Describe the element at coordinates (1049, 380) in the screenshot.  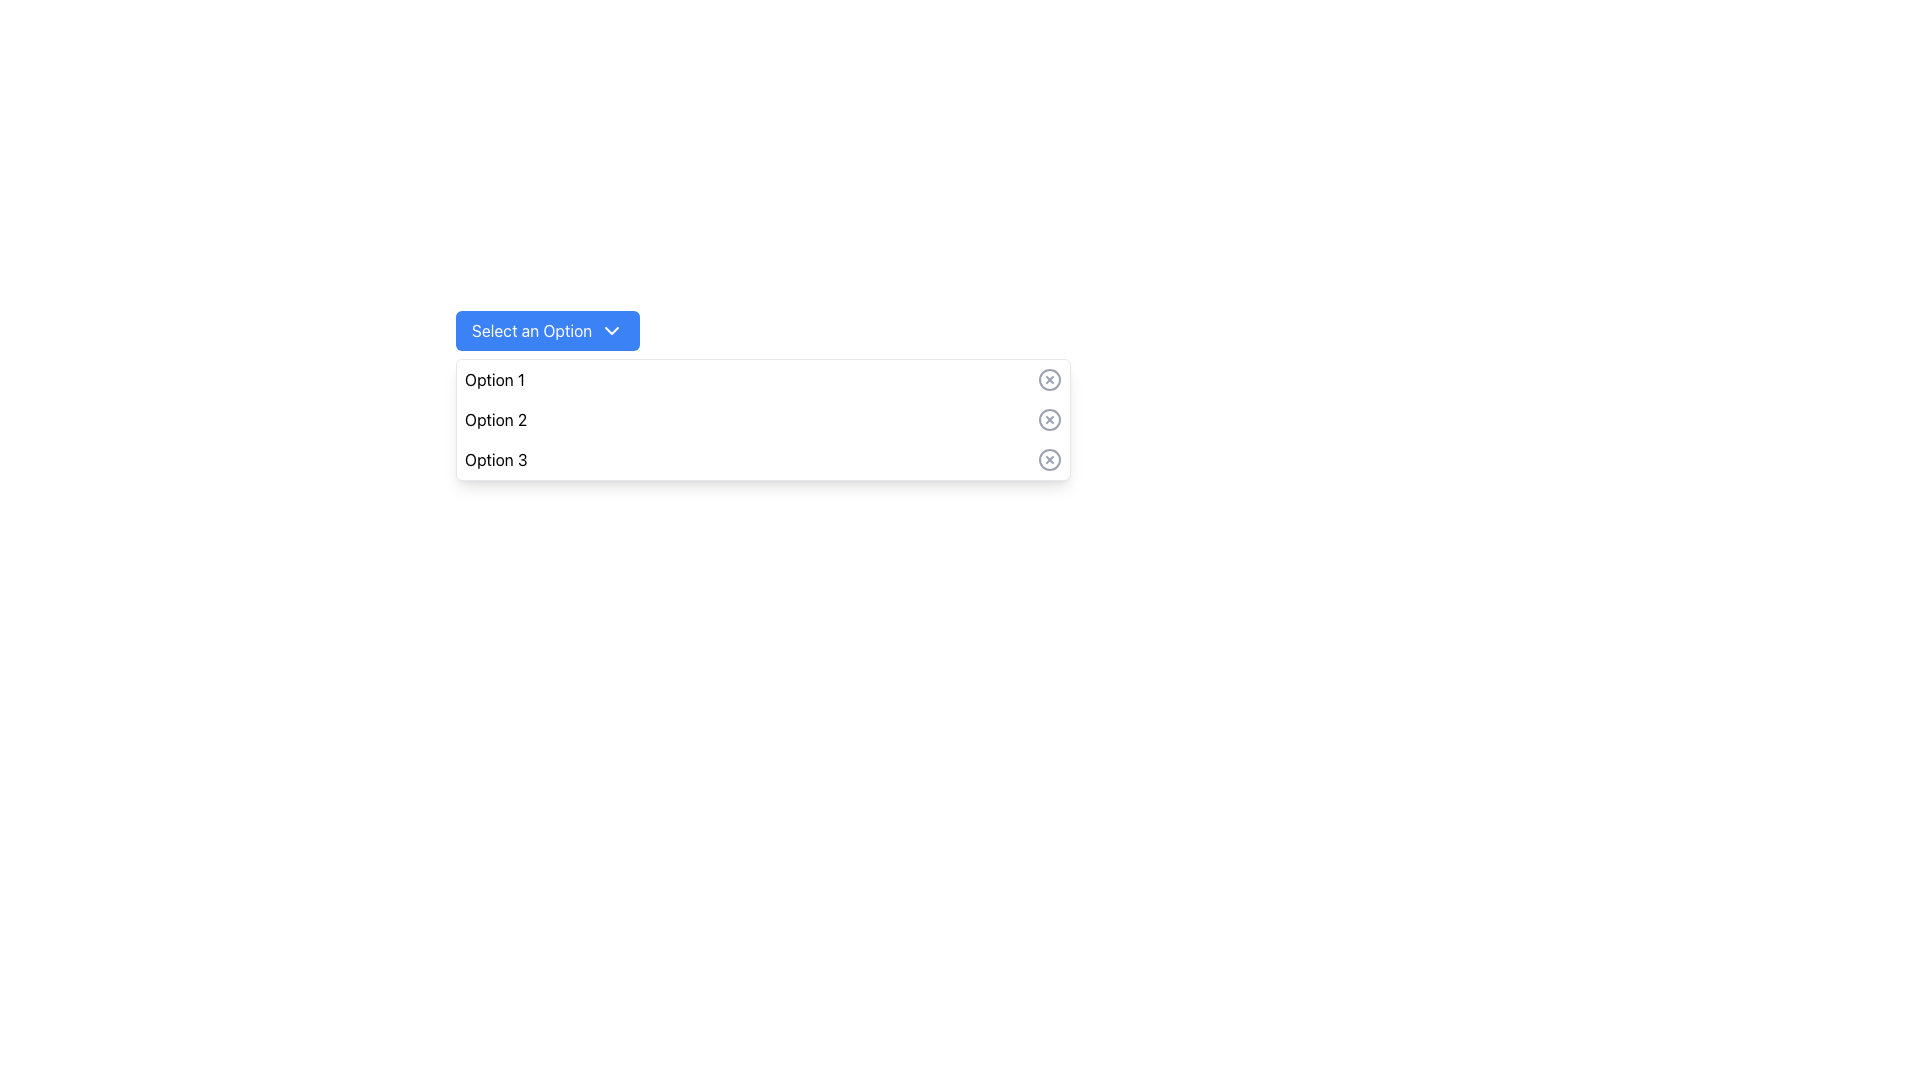
I see `the Circle SVG graphical element that serves as the circular background of the cross icon used for closing or canceling actions, positioned to the right of the text options in the list` at that location.